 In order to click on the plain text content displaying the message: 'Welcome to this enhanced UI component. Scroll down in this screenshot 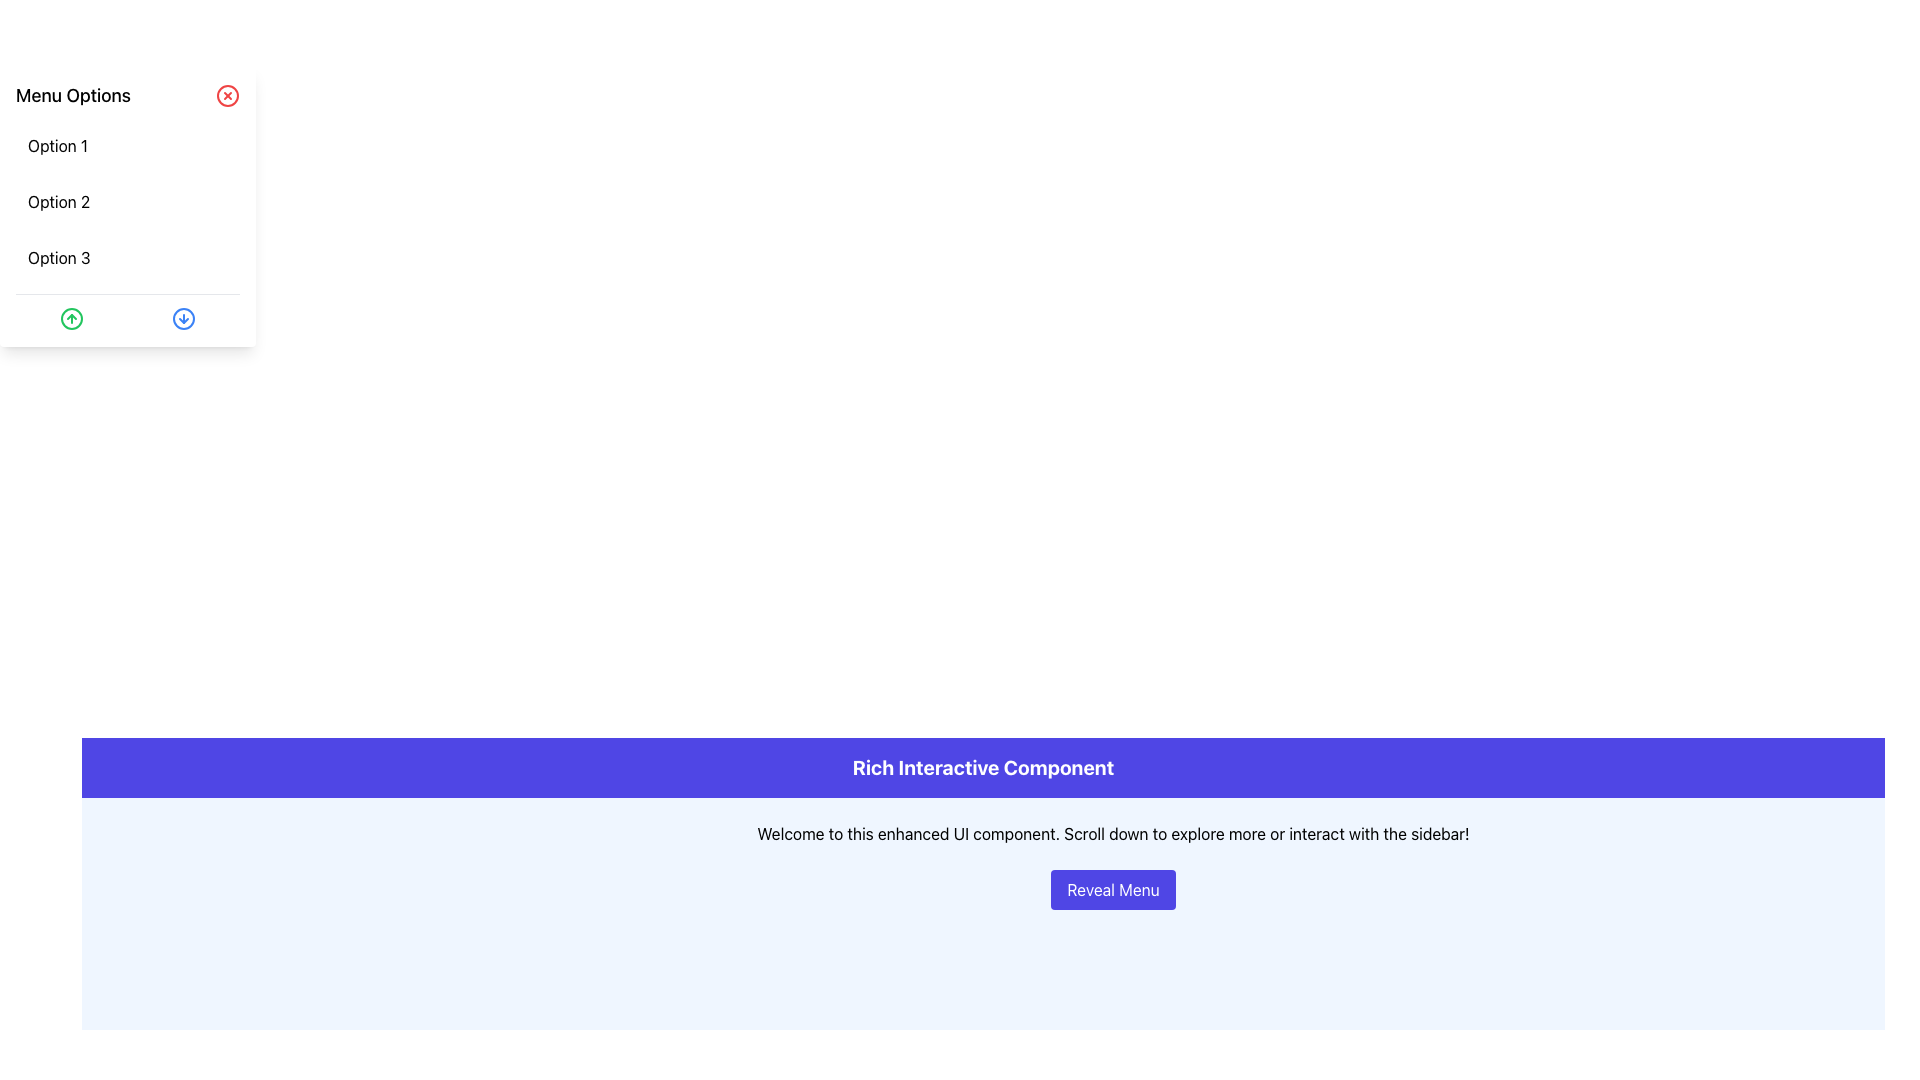, I will do `click(1112, 833)`.